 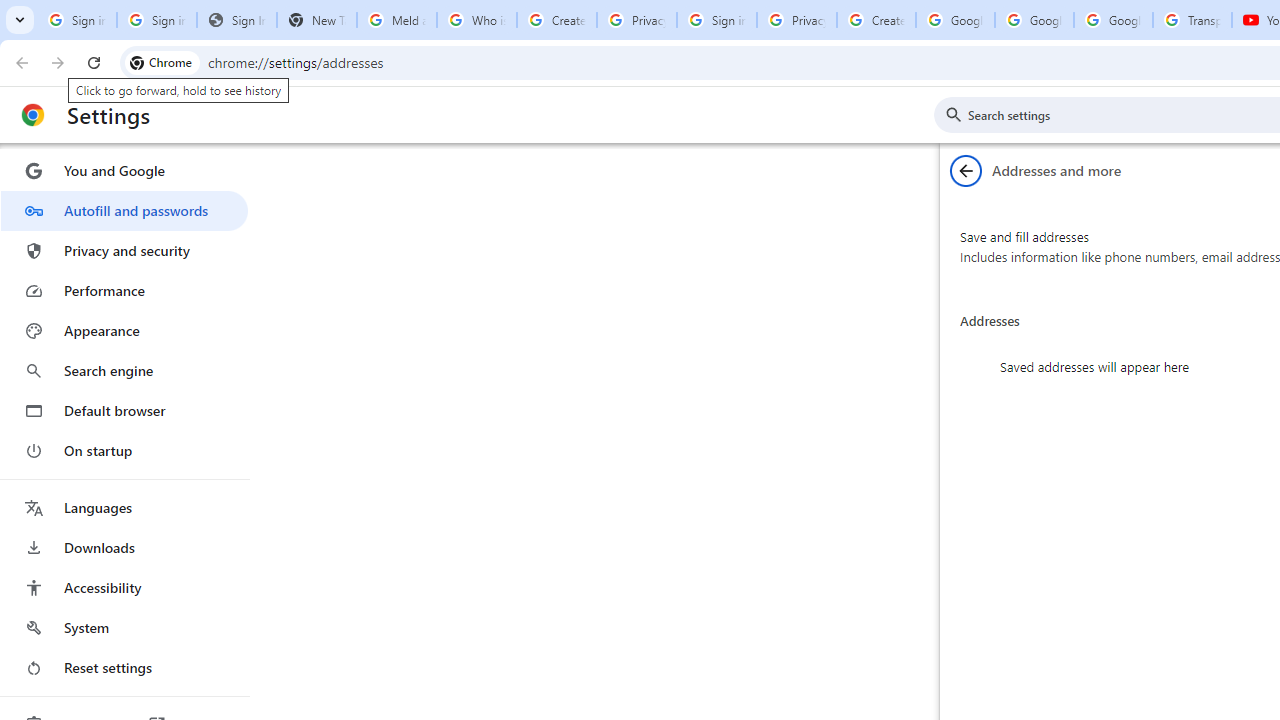 I want to click on 'Who is my administrator? - Google Account Help', so click(x=475, y=20).